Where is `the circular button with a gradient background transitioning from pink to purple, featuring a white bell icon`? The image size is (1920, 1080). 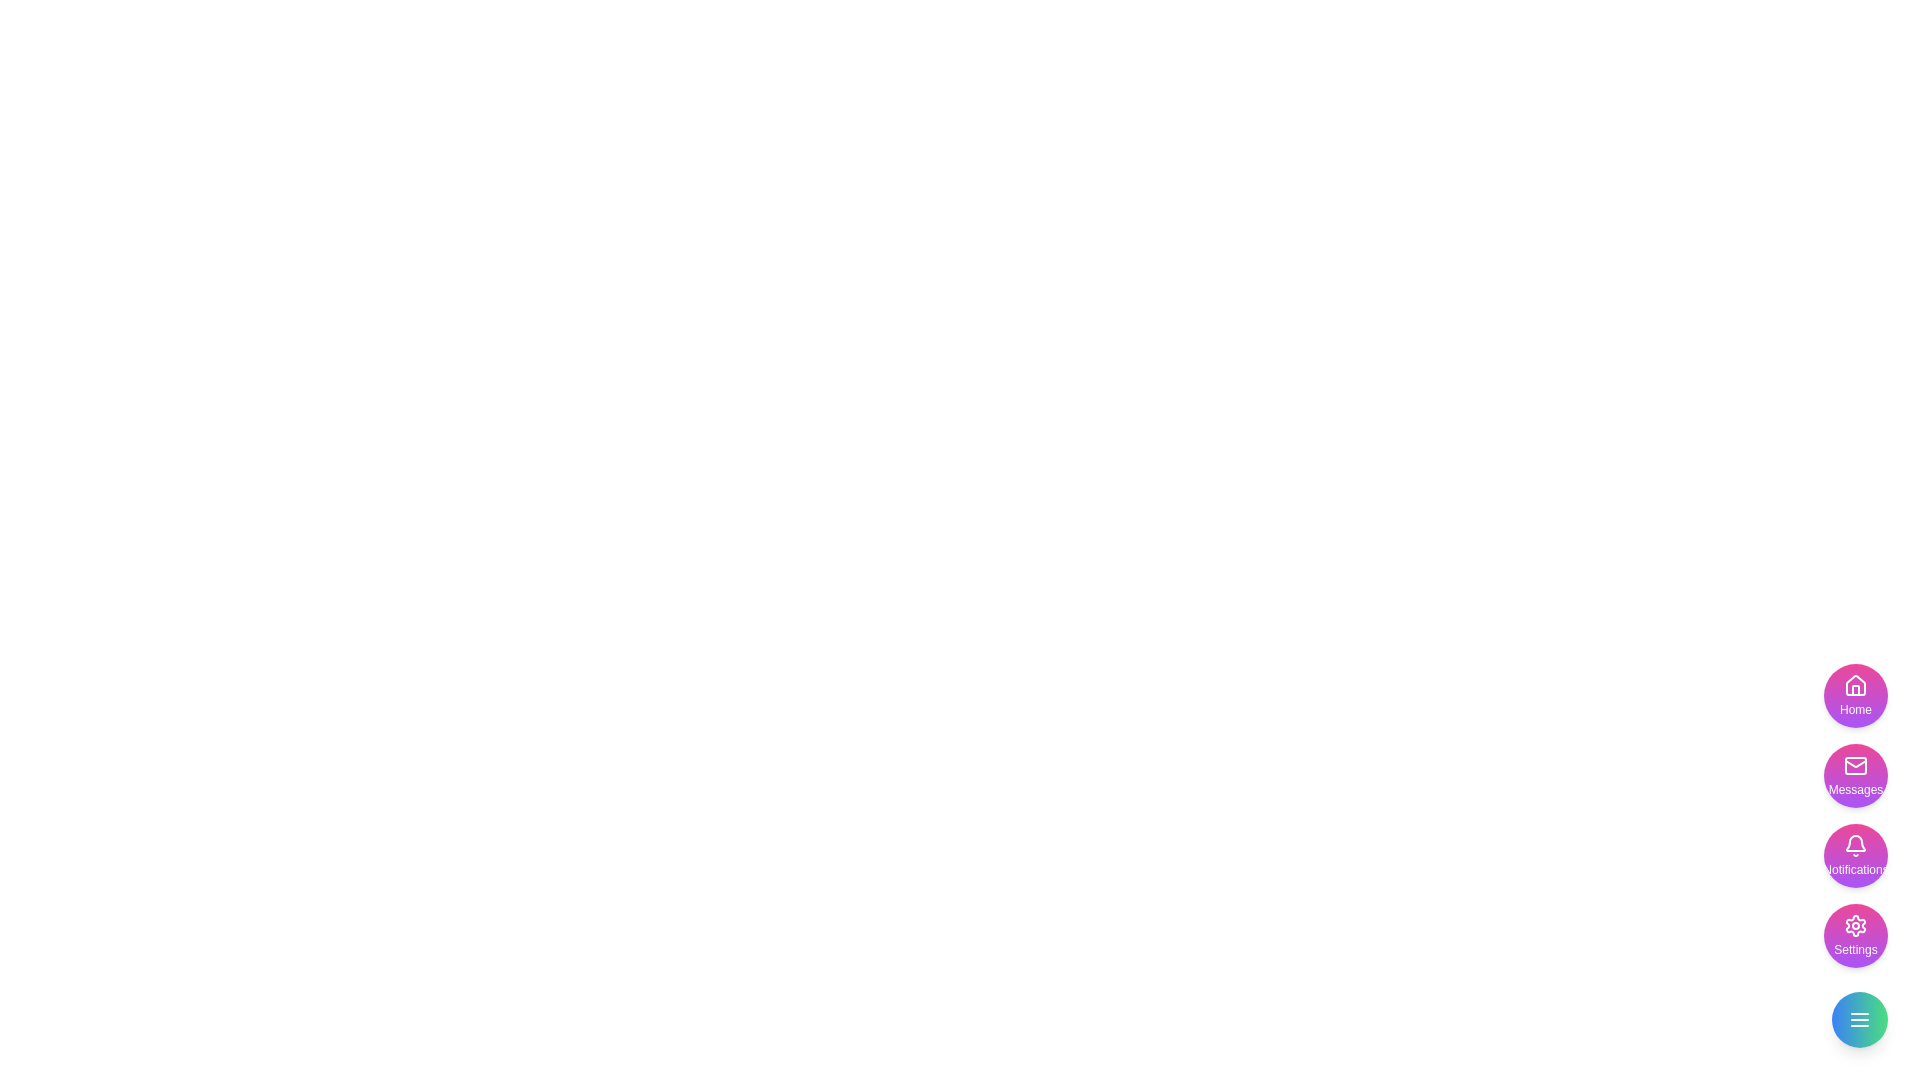
the circular button with a gradient background transitioning from pink to purple, featuring a white bell icon is located at coordinates (1855, 816).